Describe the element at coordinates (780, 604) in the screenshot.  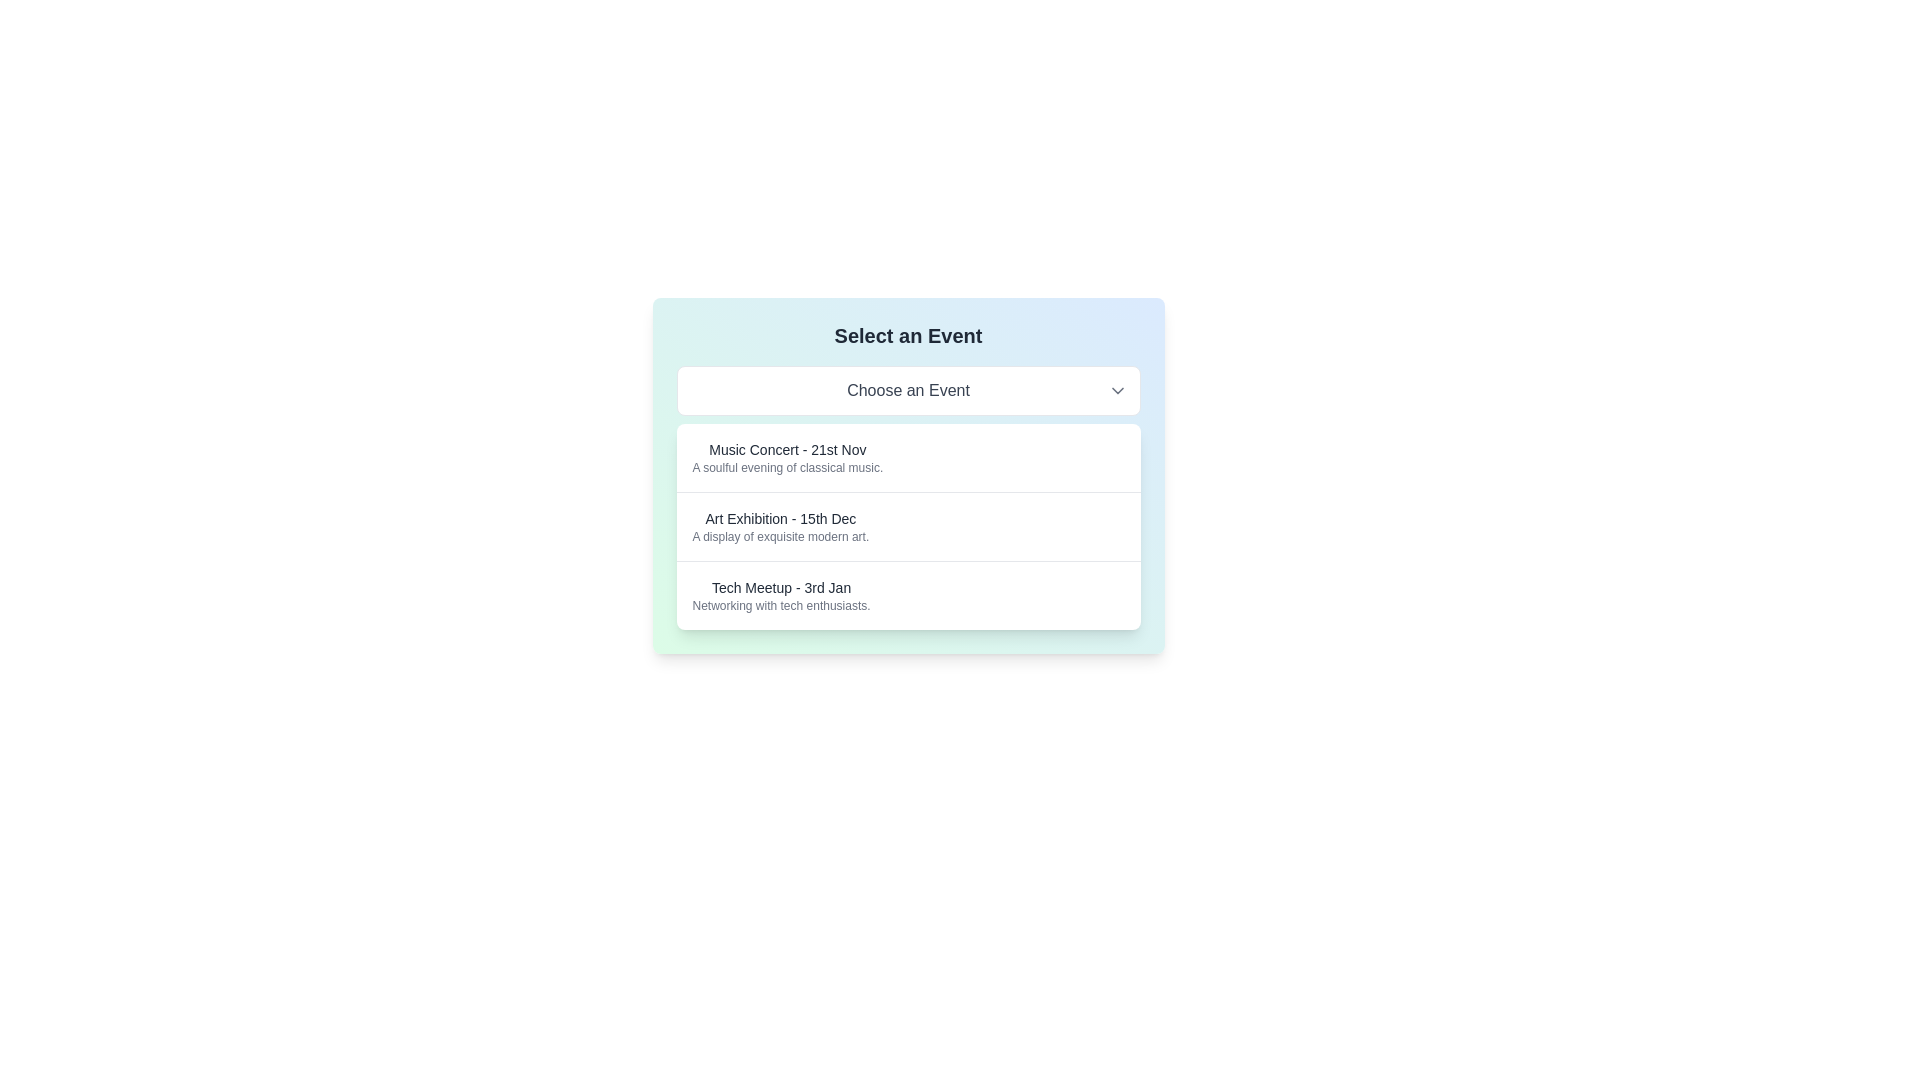
I see `secondary text providing details about the 'Tech Meetup - 3rd Jan' event, located beneath the title in the rightmost column of the dropdown menu` at that location.